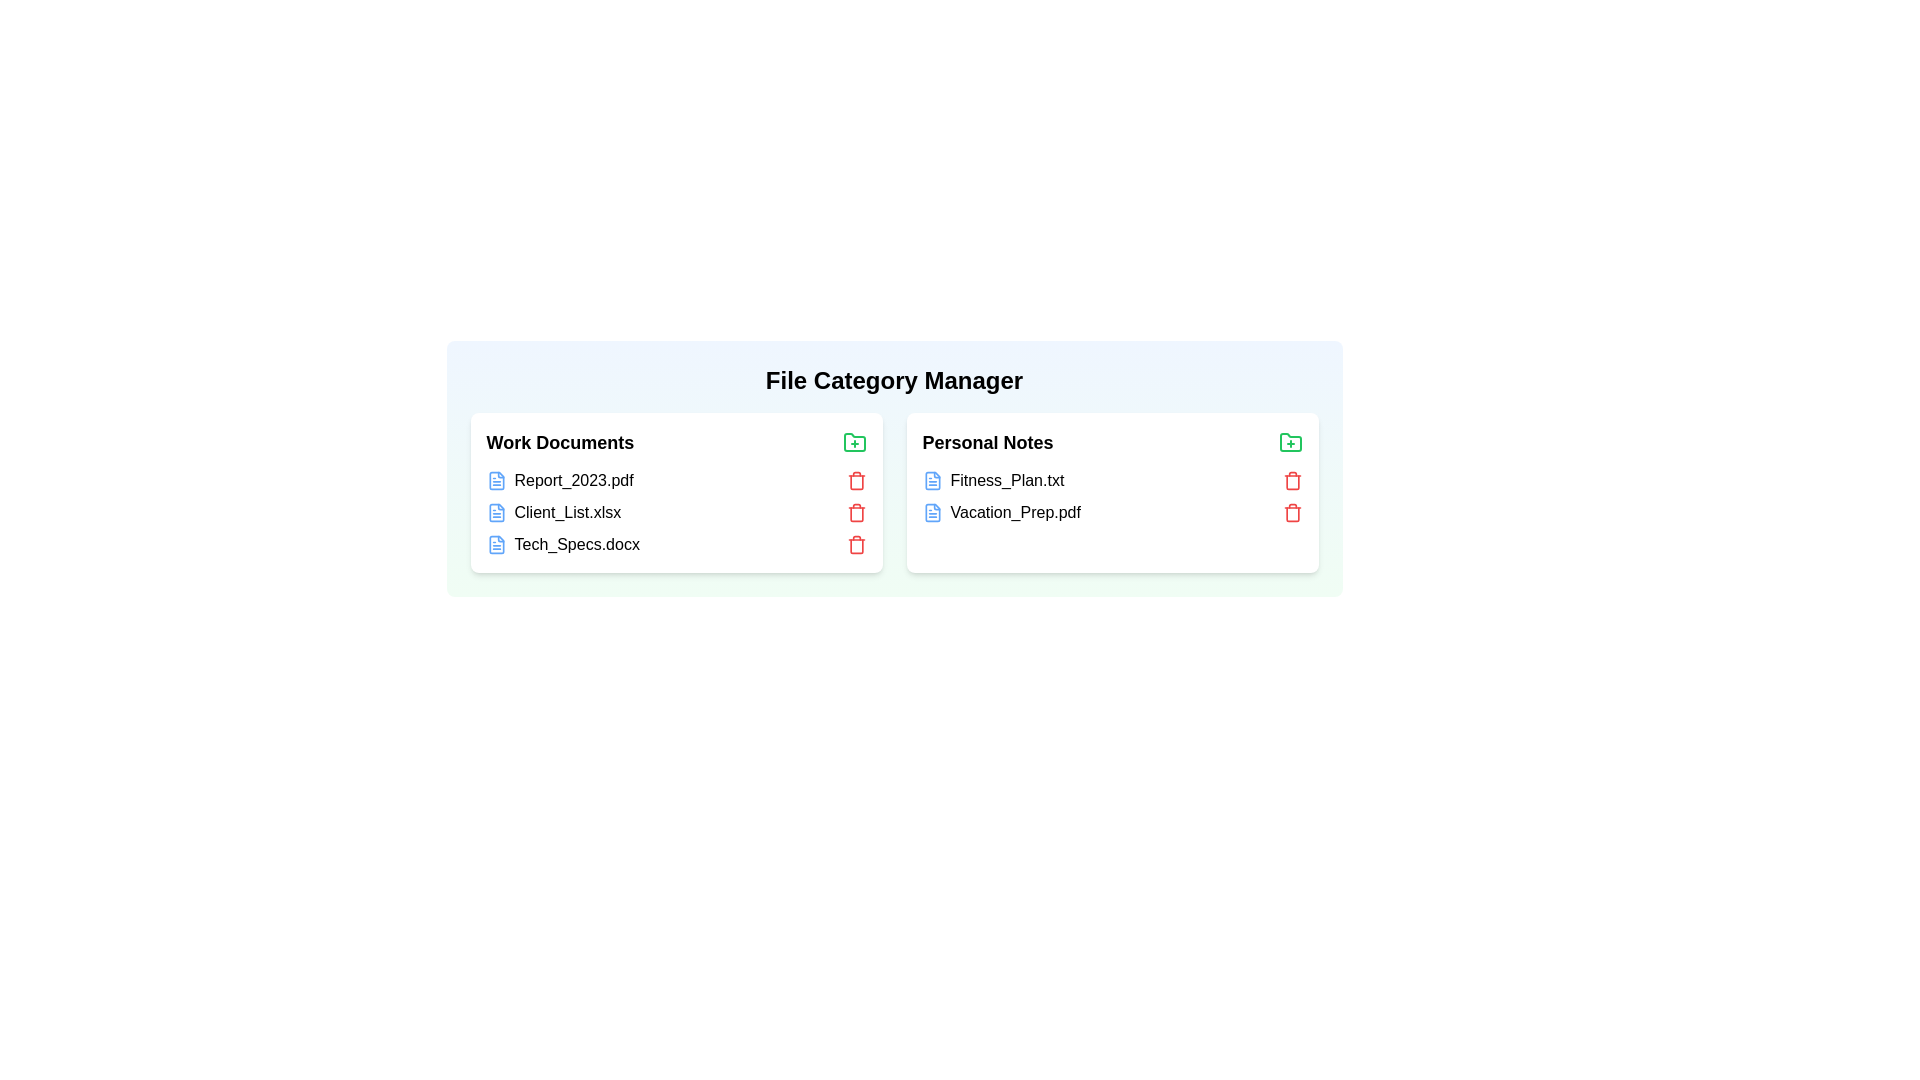 The height and width of the screenshot is (1080, 1920). Describe the element at coordinates (999, 511) in the screenshot. I see `the file named Vacation_Prep.pdf in the category Personal Notes` at that location.